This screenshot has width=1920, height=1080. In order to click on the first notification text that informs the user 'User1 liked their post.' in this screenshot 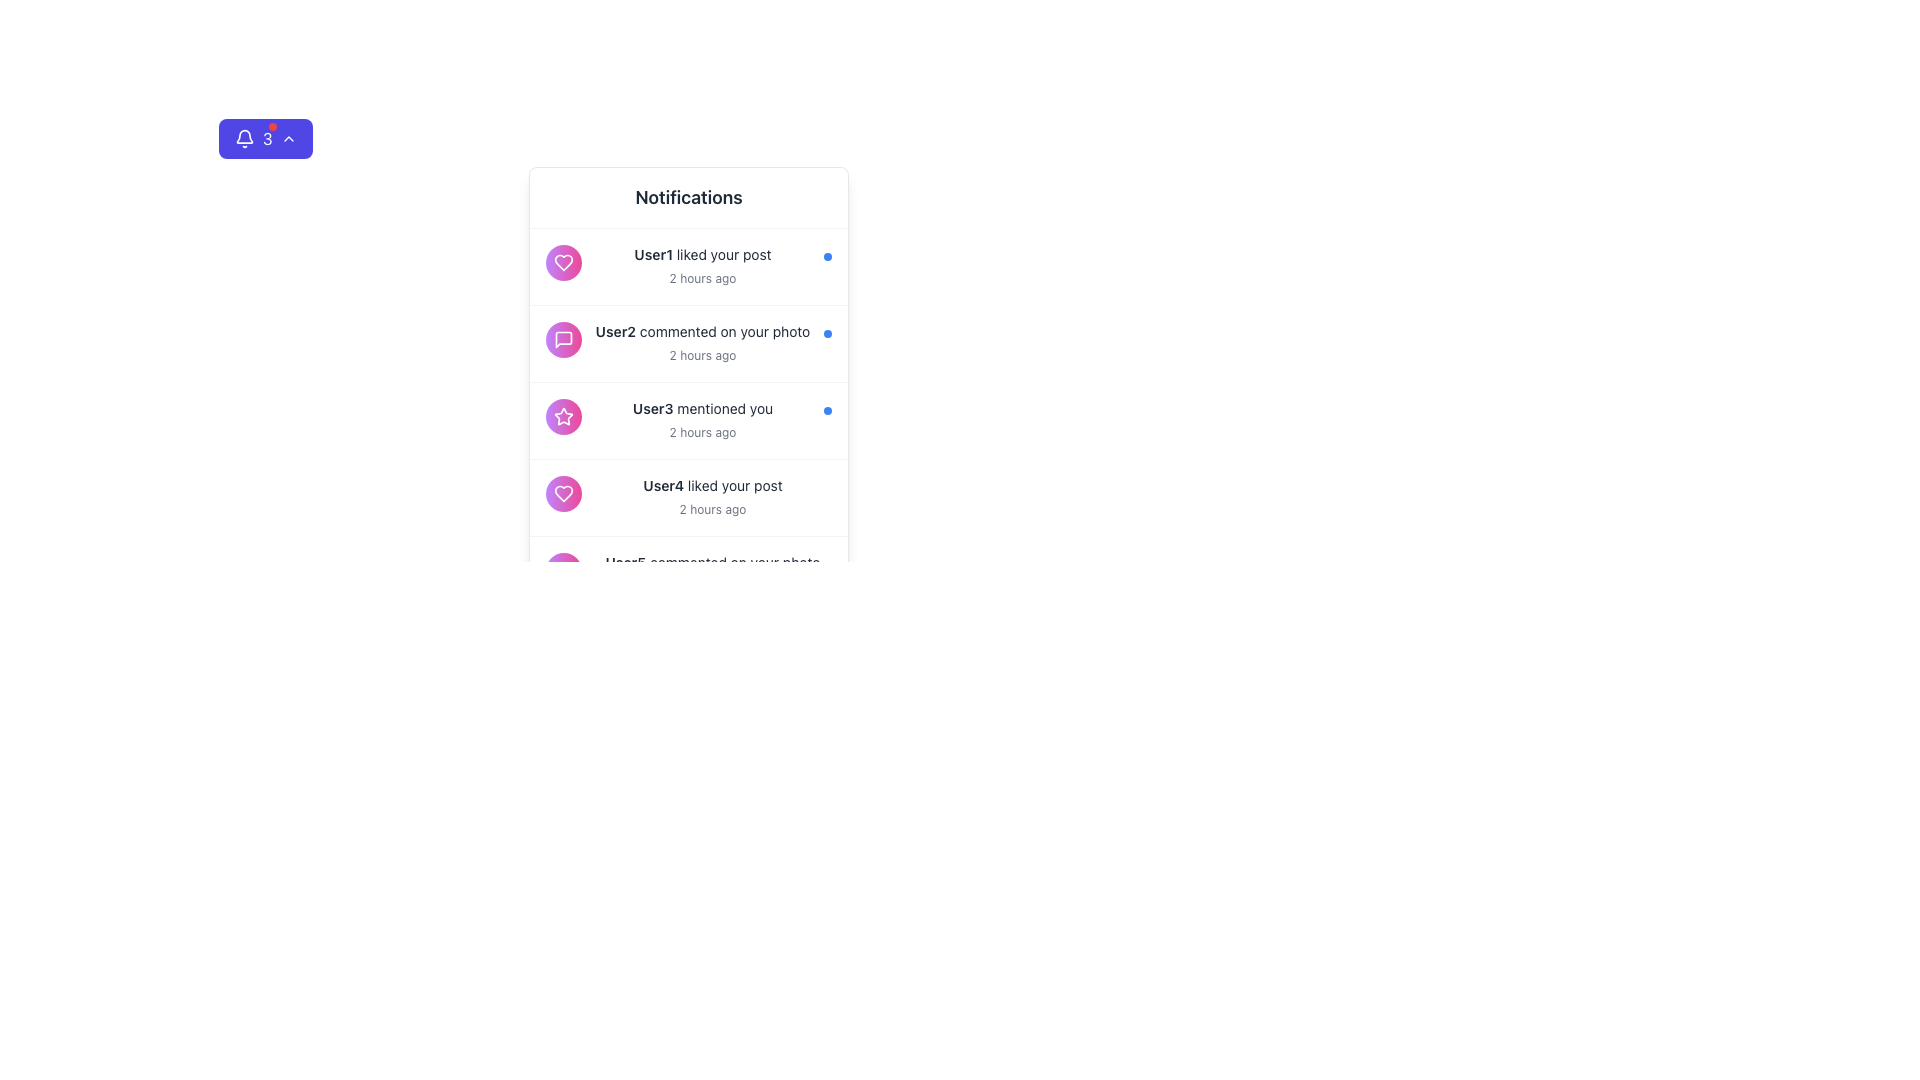, I will do `click(702, 265)`.